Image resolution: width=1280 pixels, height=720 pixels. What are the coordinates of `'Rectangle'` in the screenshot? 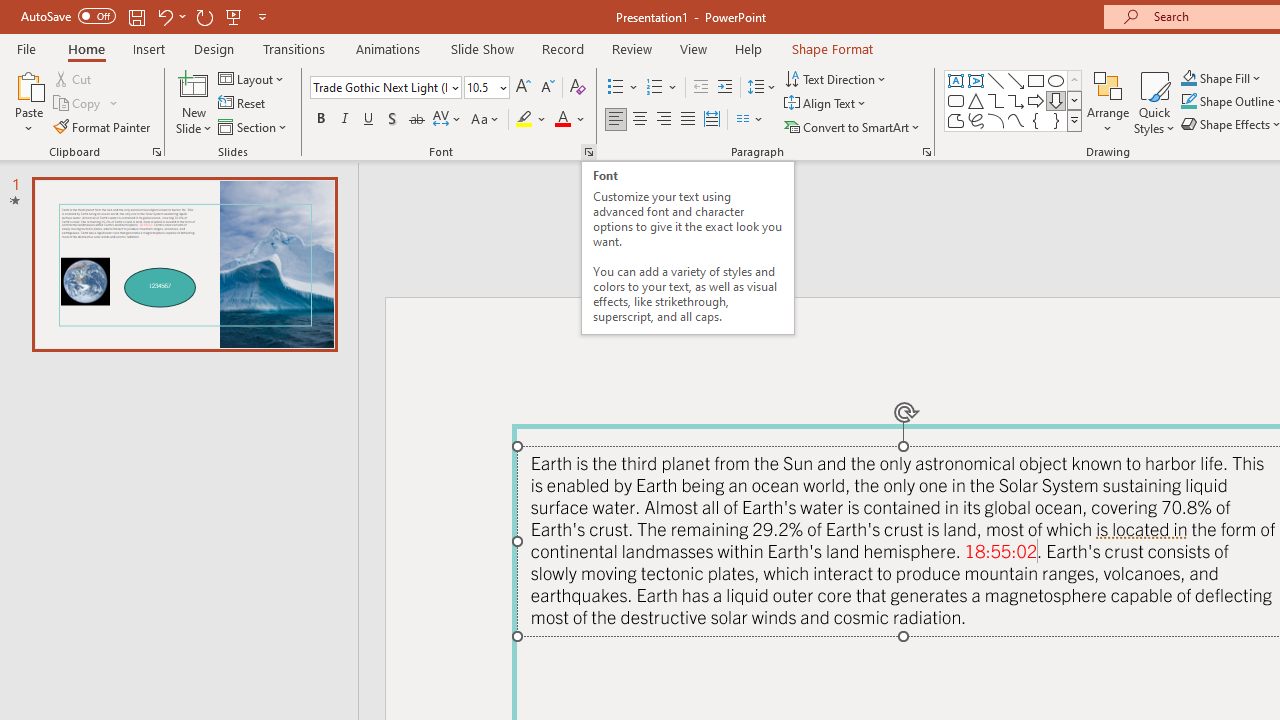 It's located at (1036, 80).